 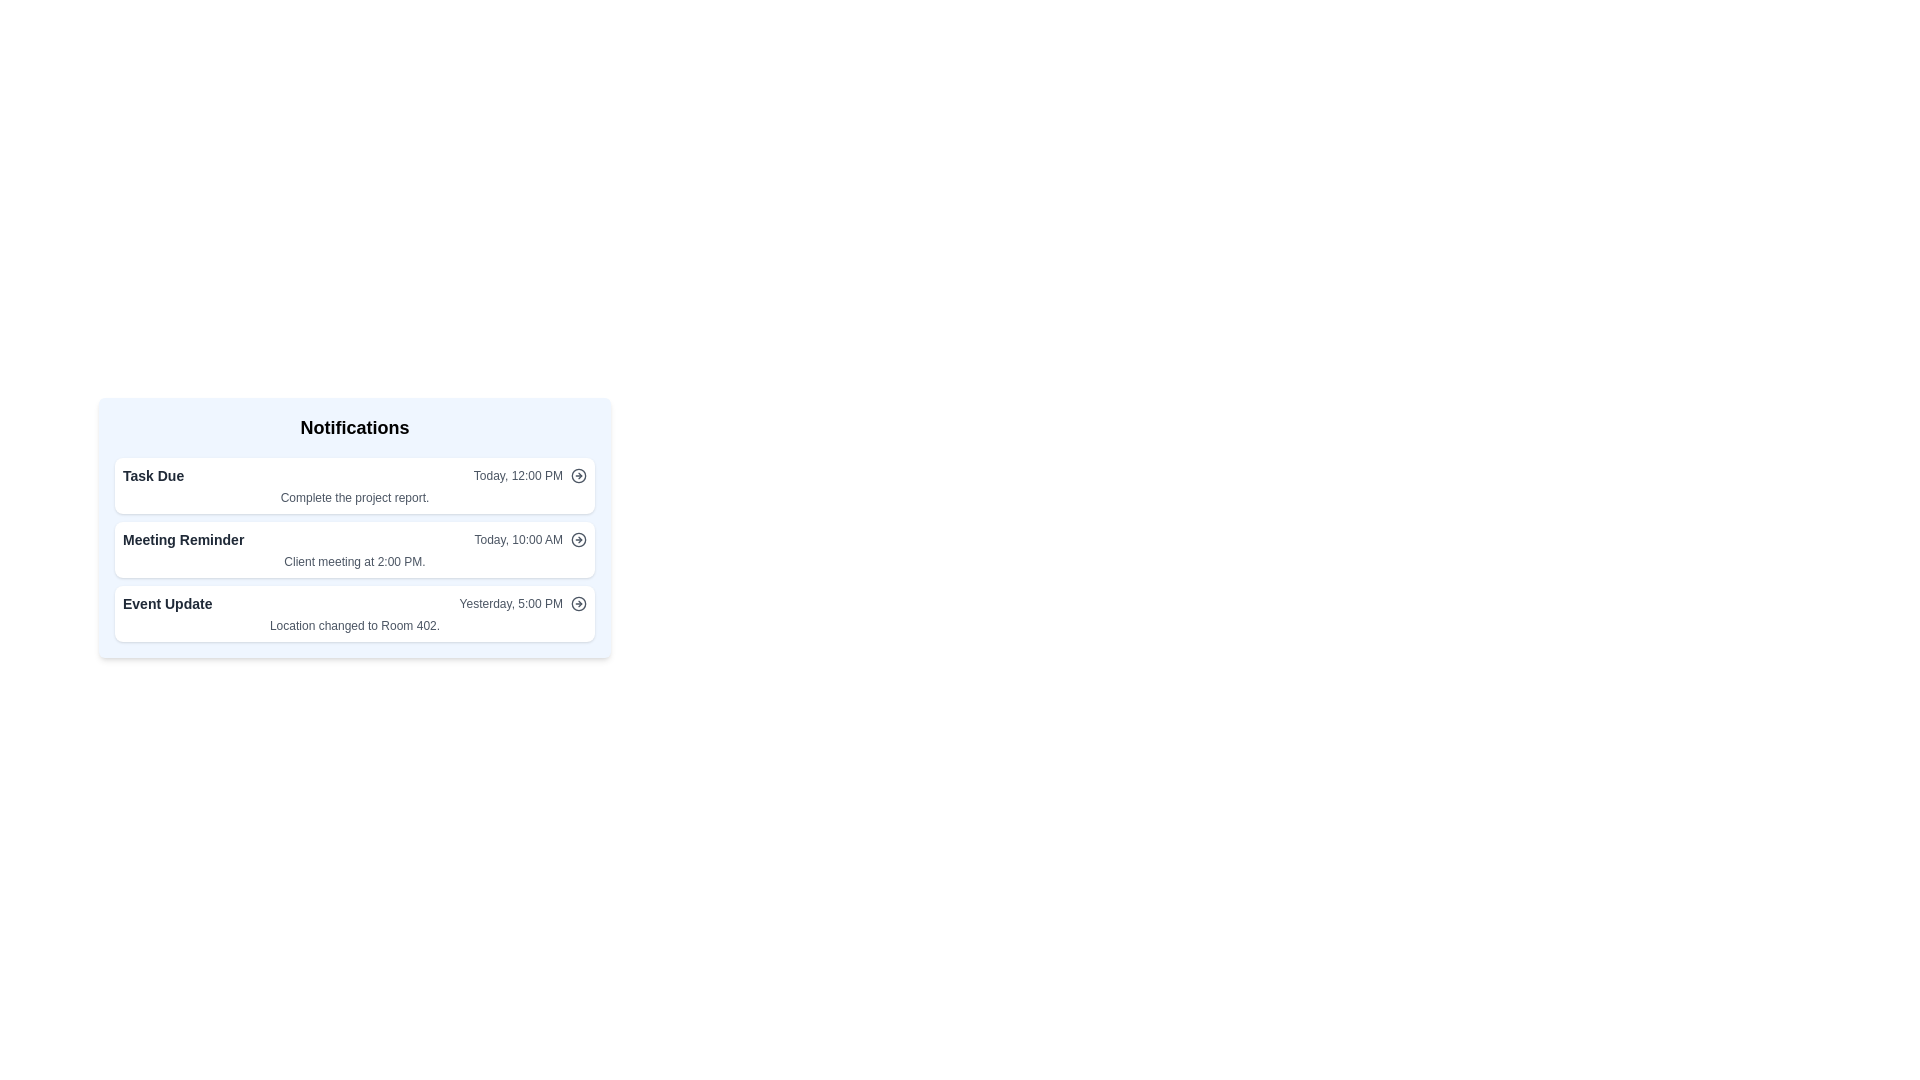 What do you see at coordinates (578, 603) in the screenshot?
I see `the circular SVG graphical element located near the bottom-right of the 'Event Update' notification` at bounding box center [578, 603].